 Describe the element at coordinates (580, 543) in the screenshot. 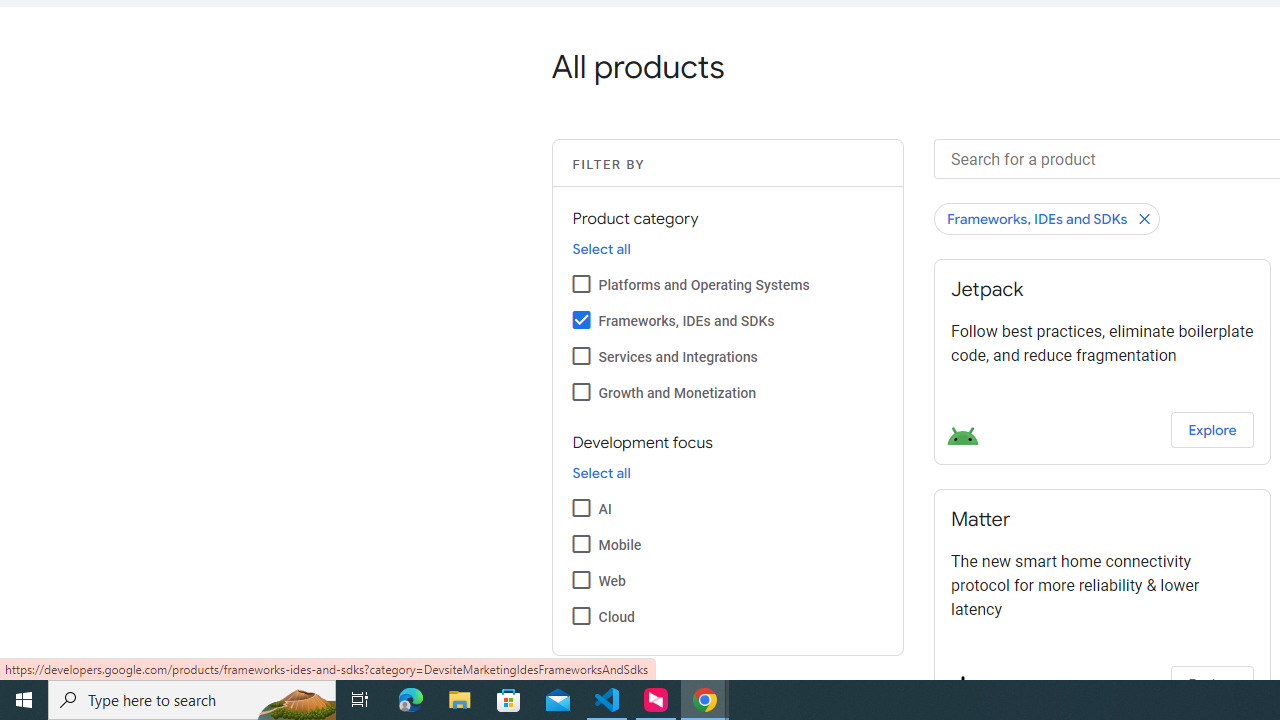

I see `'Mobile'` at that location.